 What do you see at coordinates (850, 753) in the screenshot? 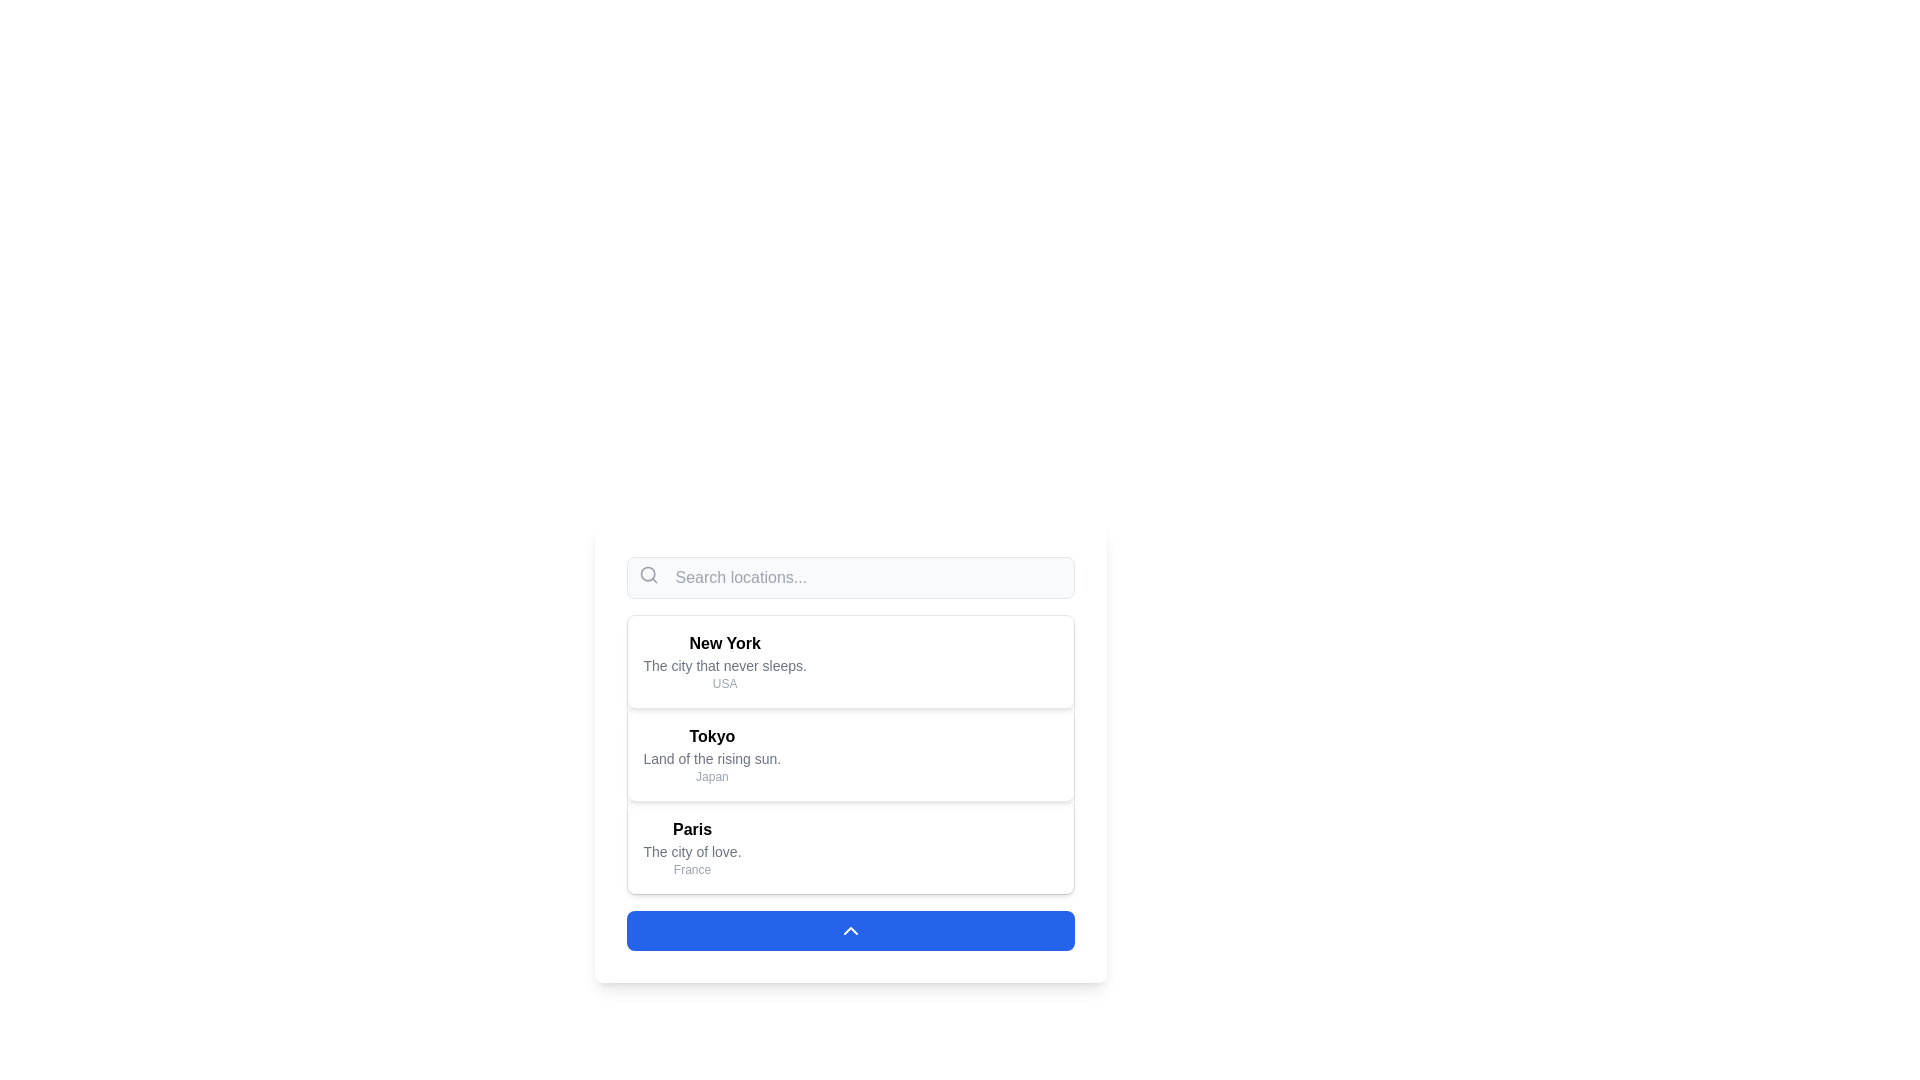
I see `the second selectable list item, which represents a city card` at bounding box center [850, 753].